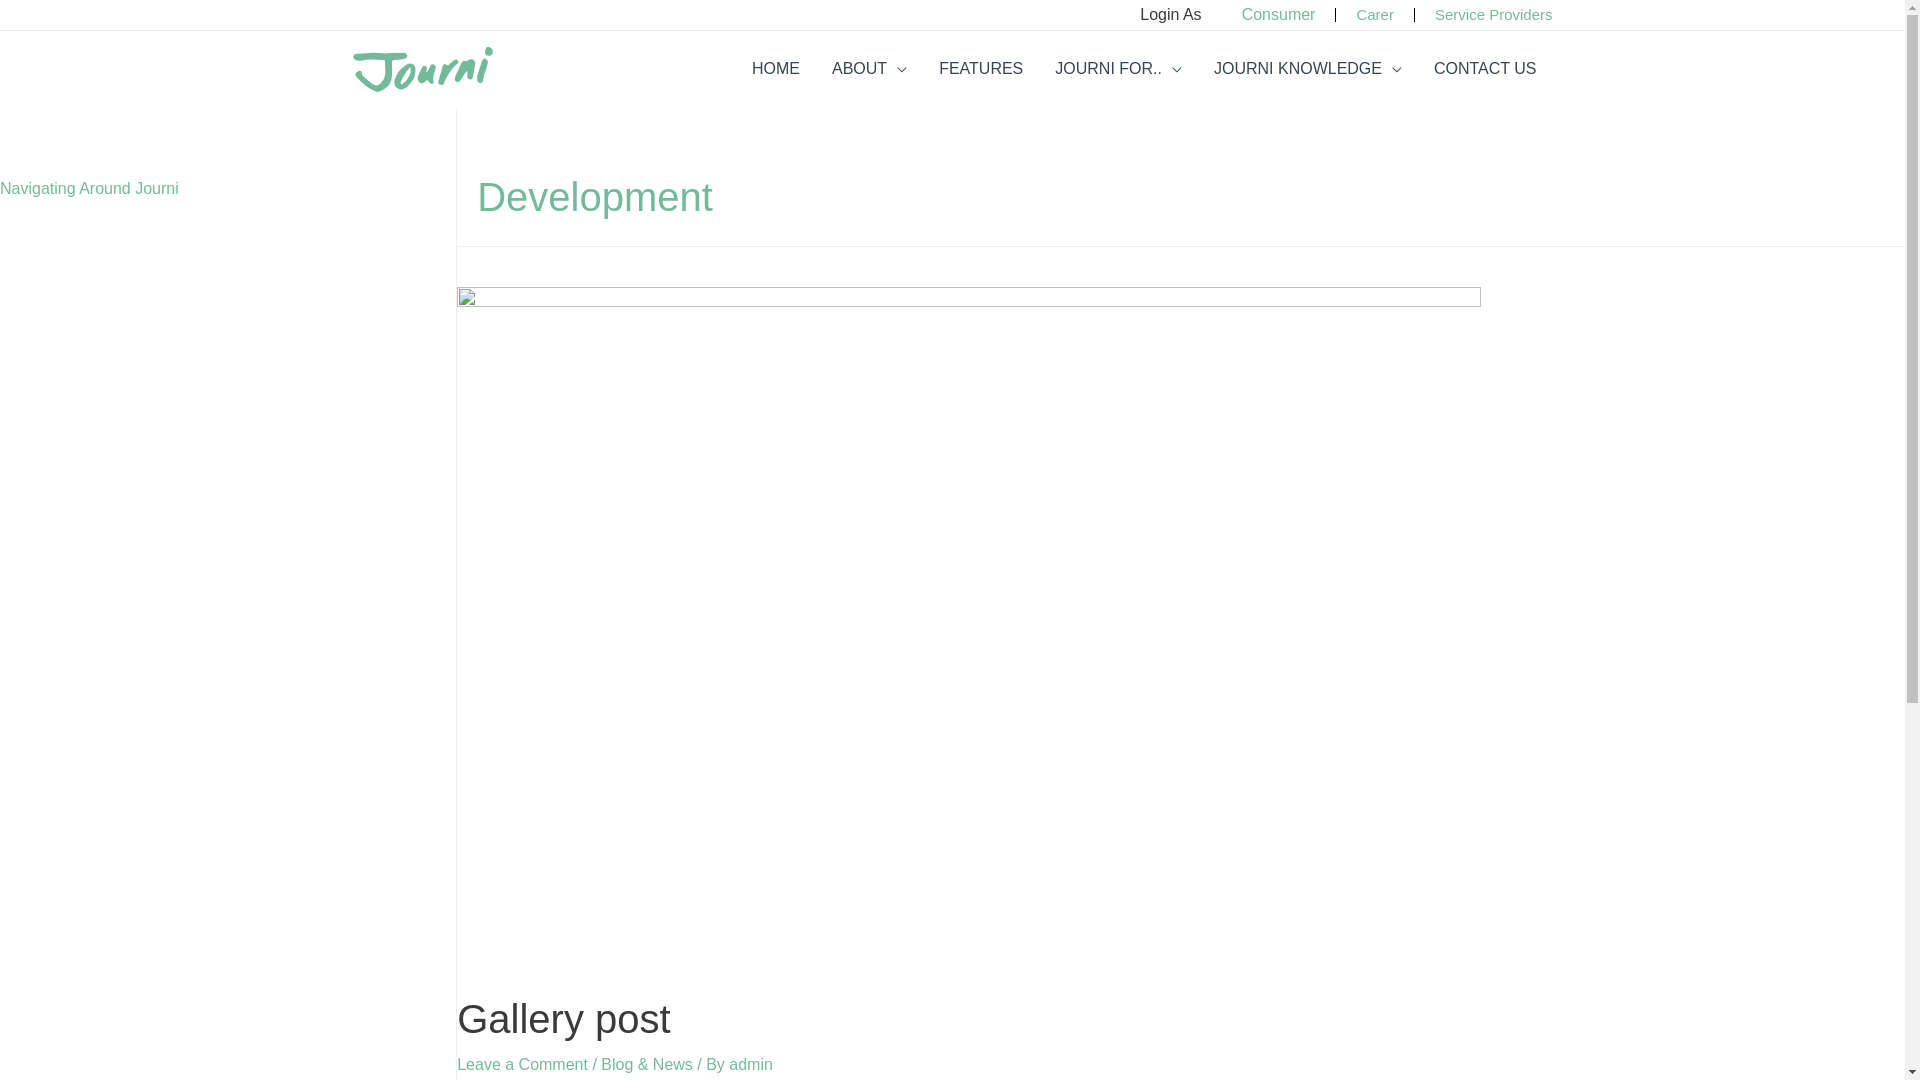 The image size is (1920, 1080). I want to click on 'Leave a Comment', so click(522, 1063).